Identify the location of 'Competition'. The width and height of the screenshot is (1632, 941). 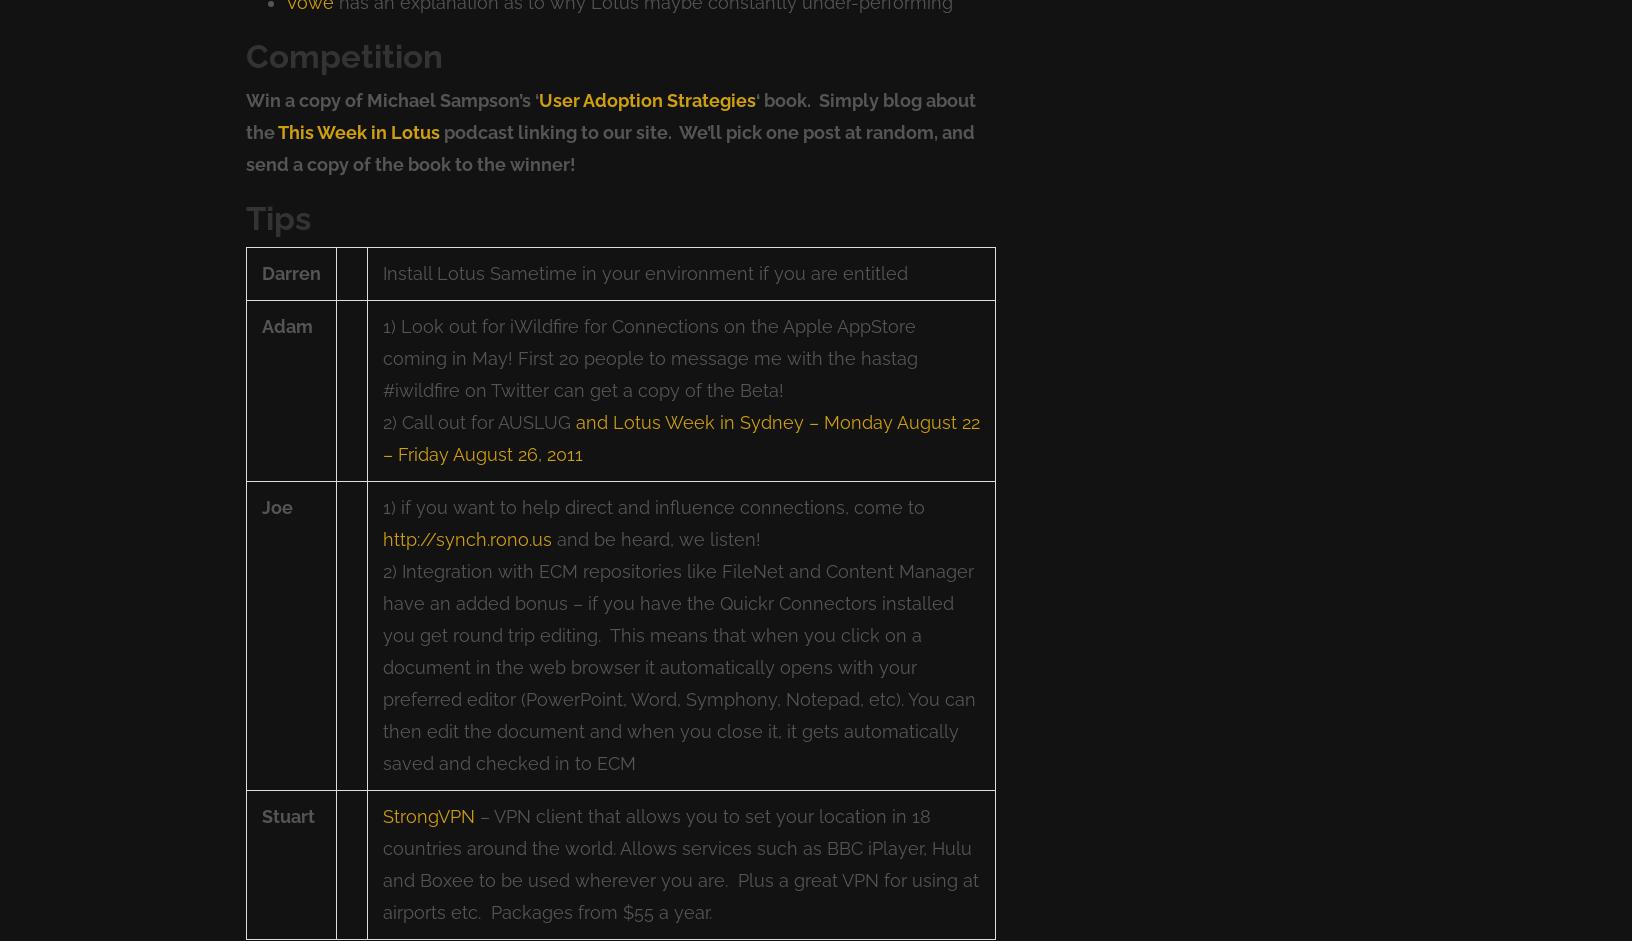
(344, 54).